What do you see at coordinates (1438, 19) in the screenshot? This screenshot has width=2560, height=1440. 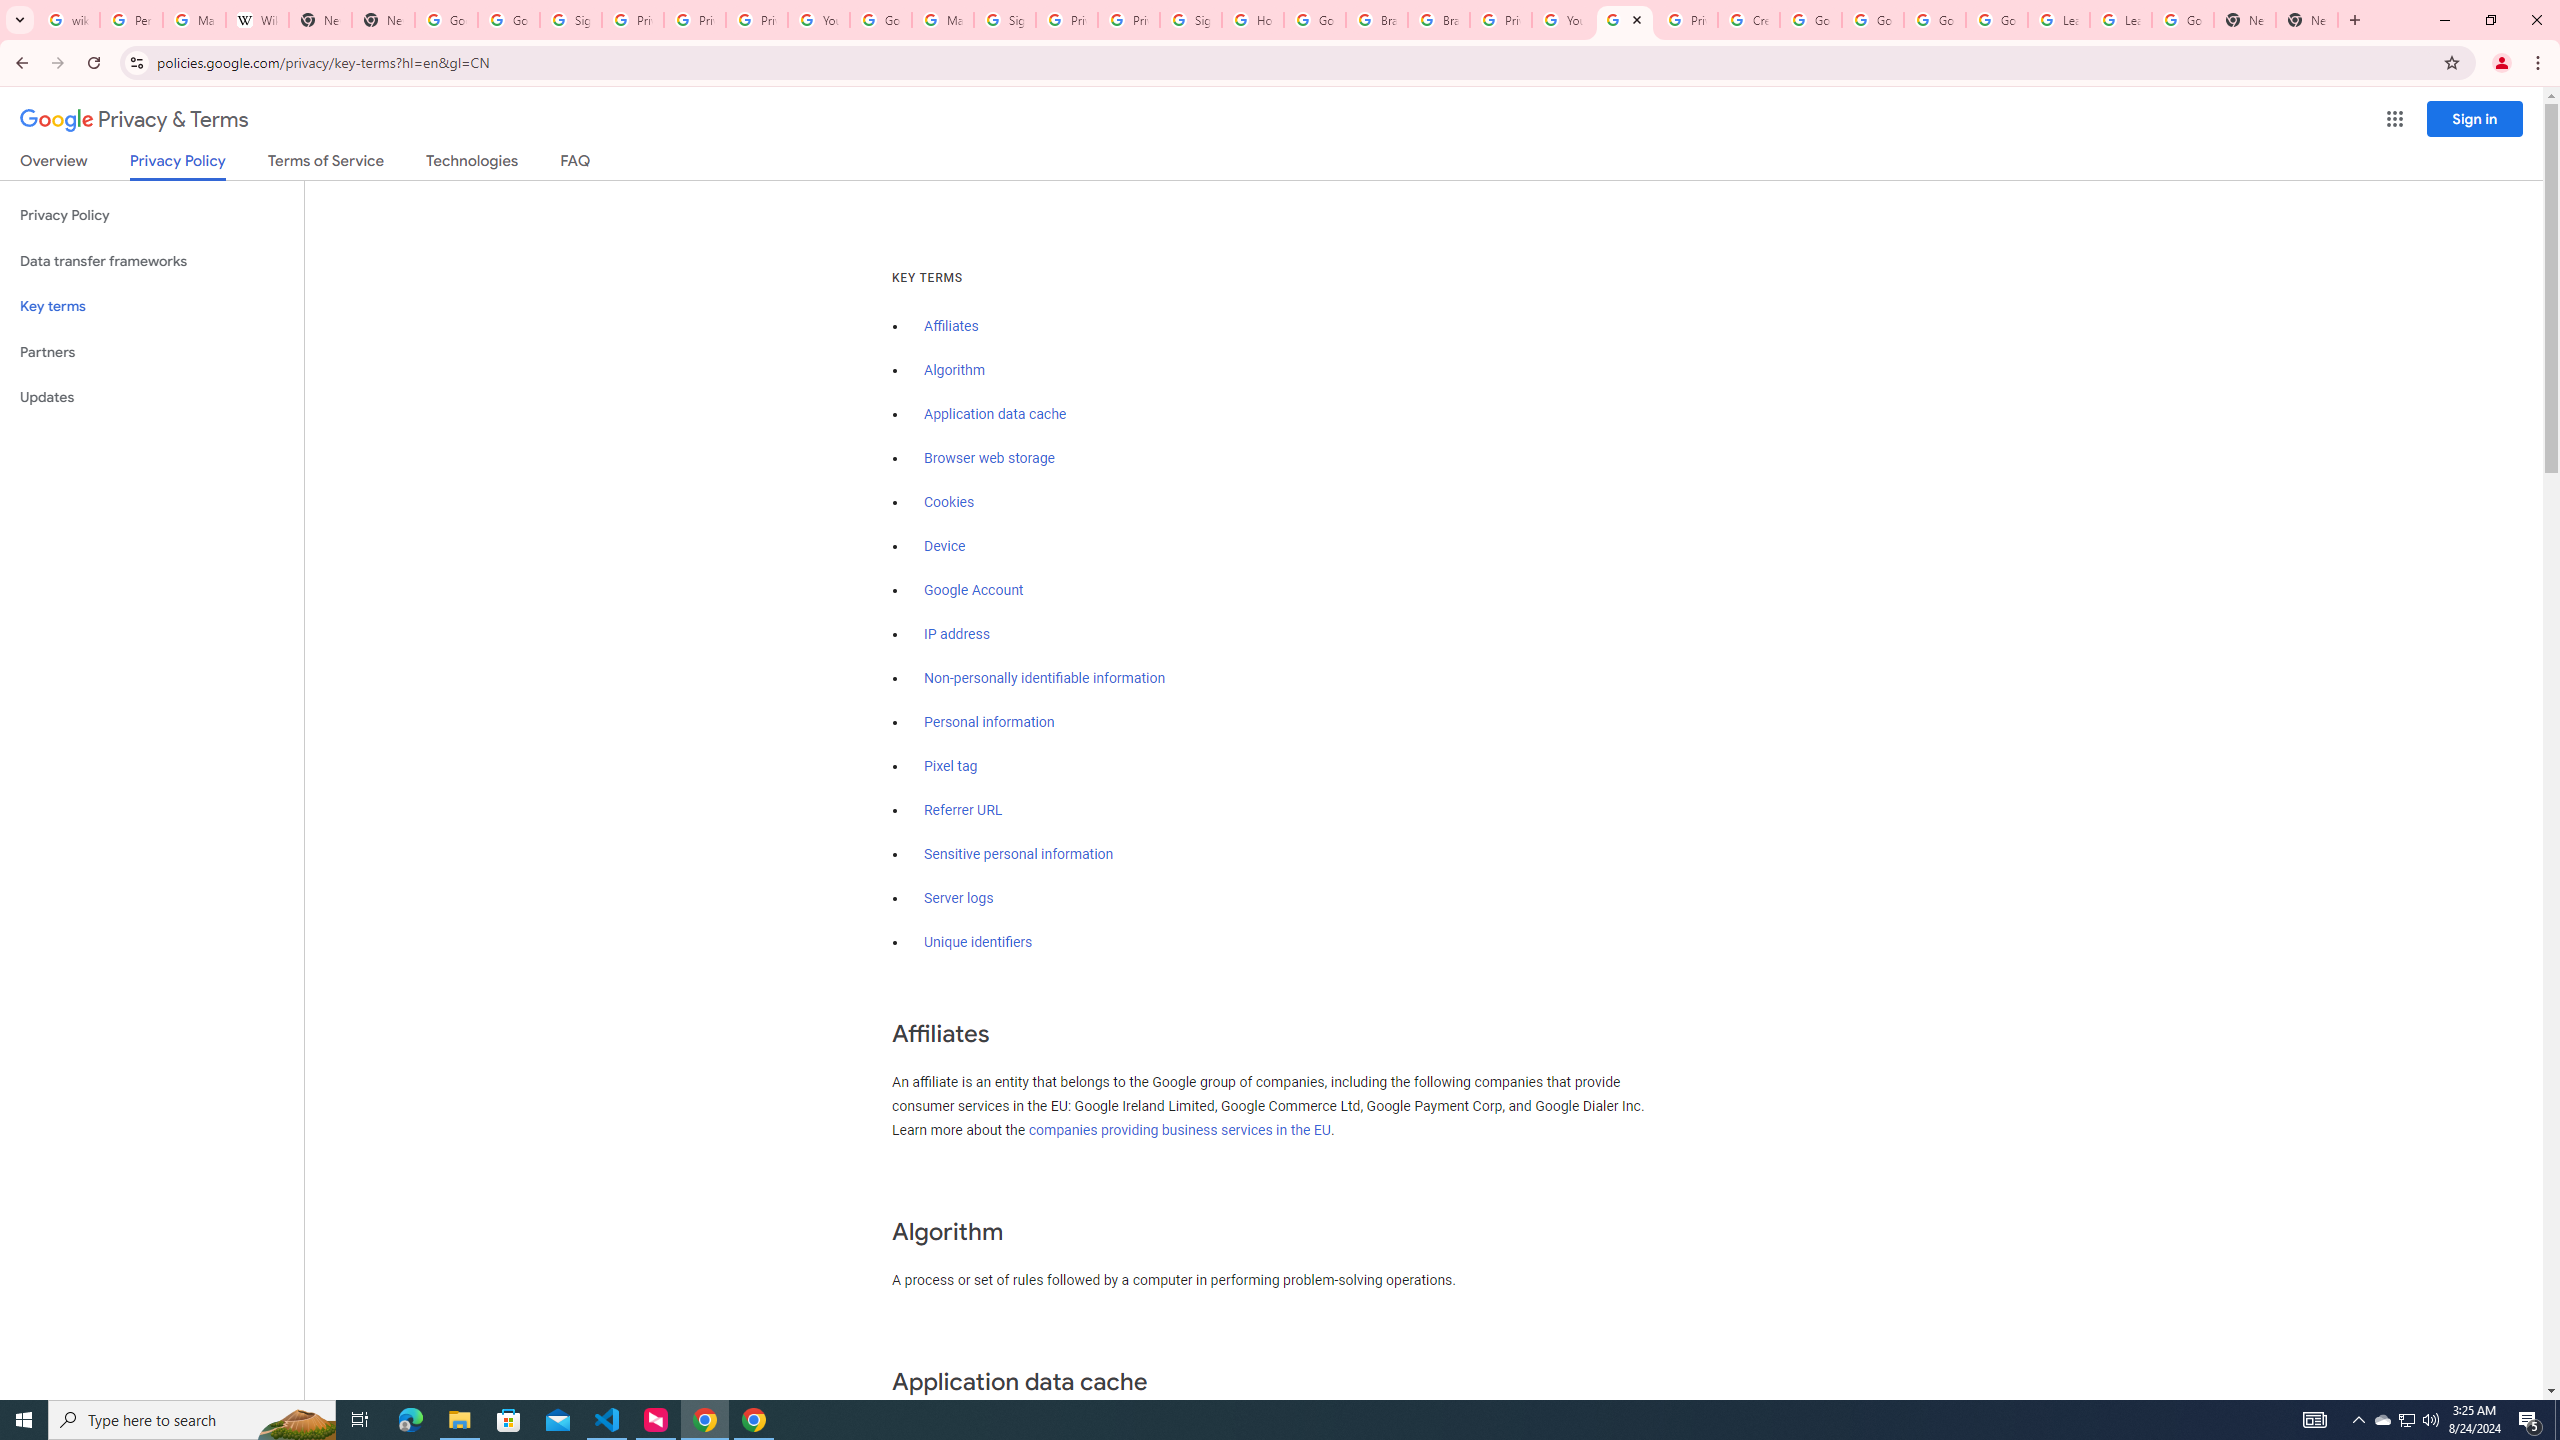 I see `'Brand Resource Center'` at bounding box center [1438, 19].